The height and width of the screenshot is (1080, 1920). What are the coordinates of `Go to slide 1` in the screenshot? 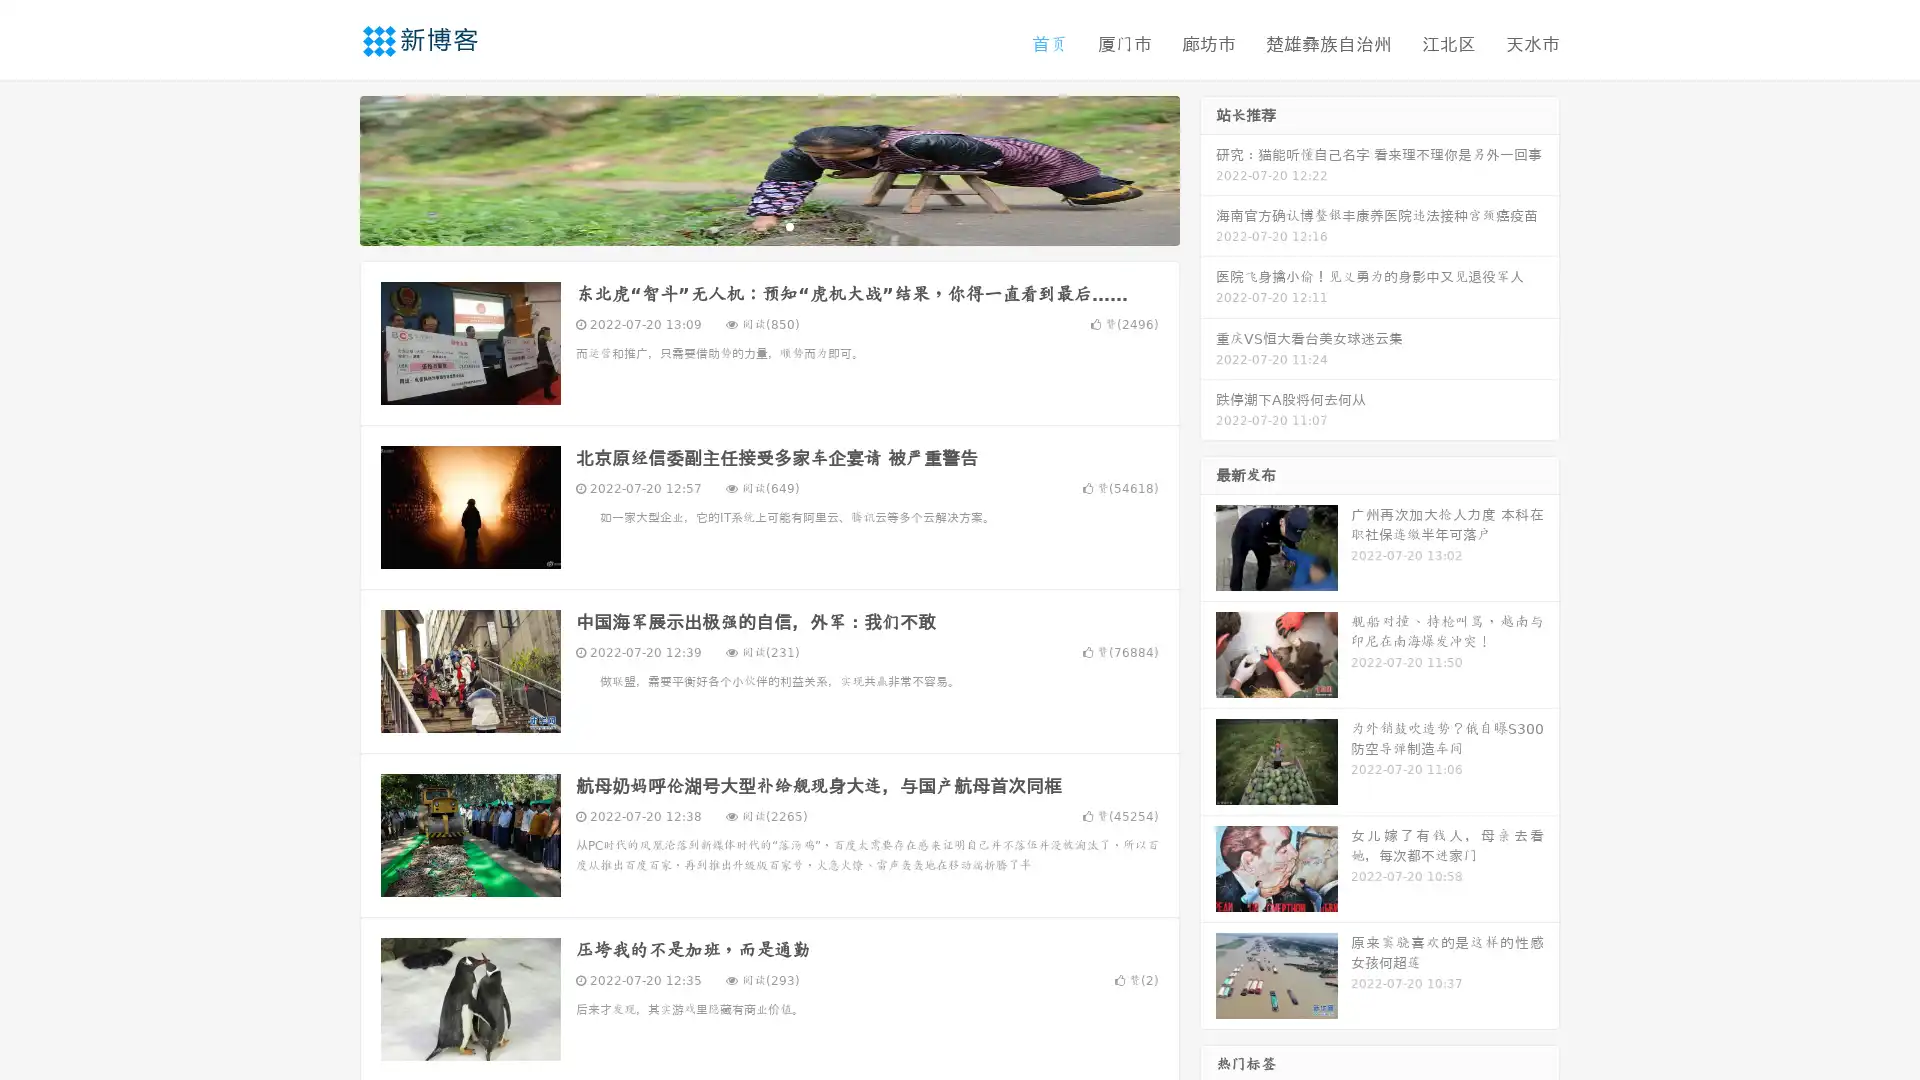 It's located at (748, 225).